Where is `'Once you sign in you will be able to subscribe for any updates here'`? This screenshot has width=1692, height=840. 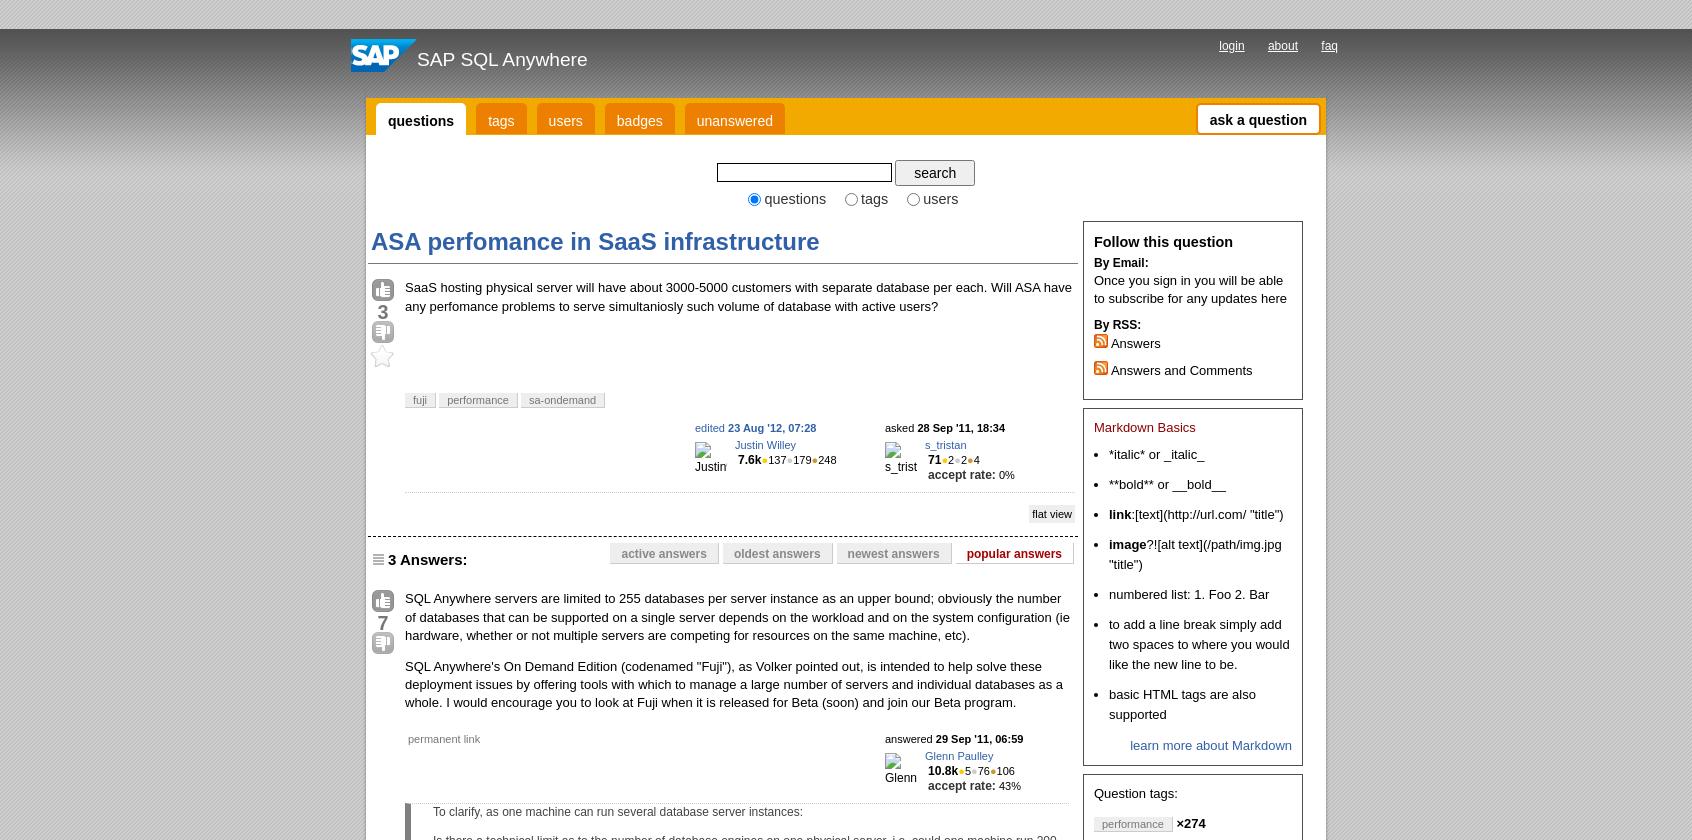
'Once you sign in you will be able to subscribe for any updates here' is located at coordinates (1188, 288).